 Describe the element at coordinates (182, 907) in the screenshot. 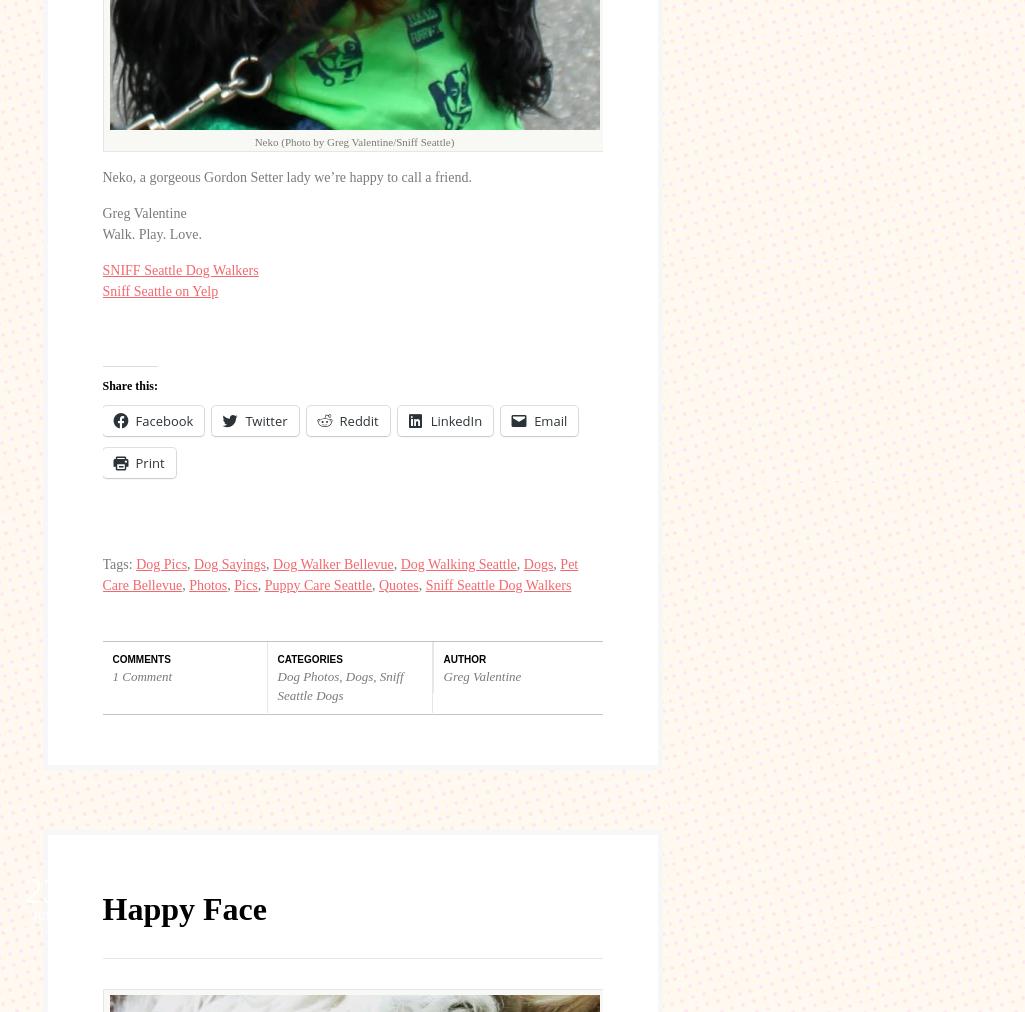

I see `'Happy Face'` at that location.